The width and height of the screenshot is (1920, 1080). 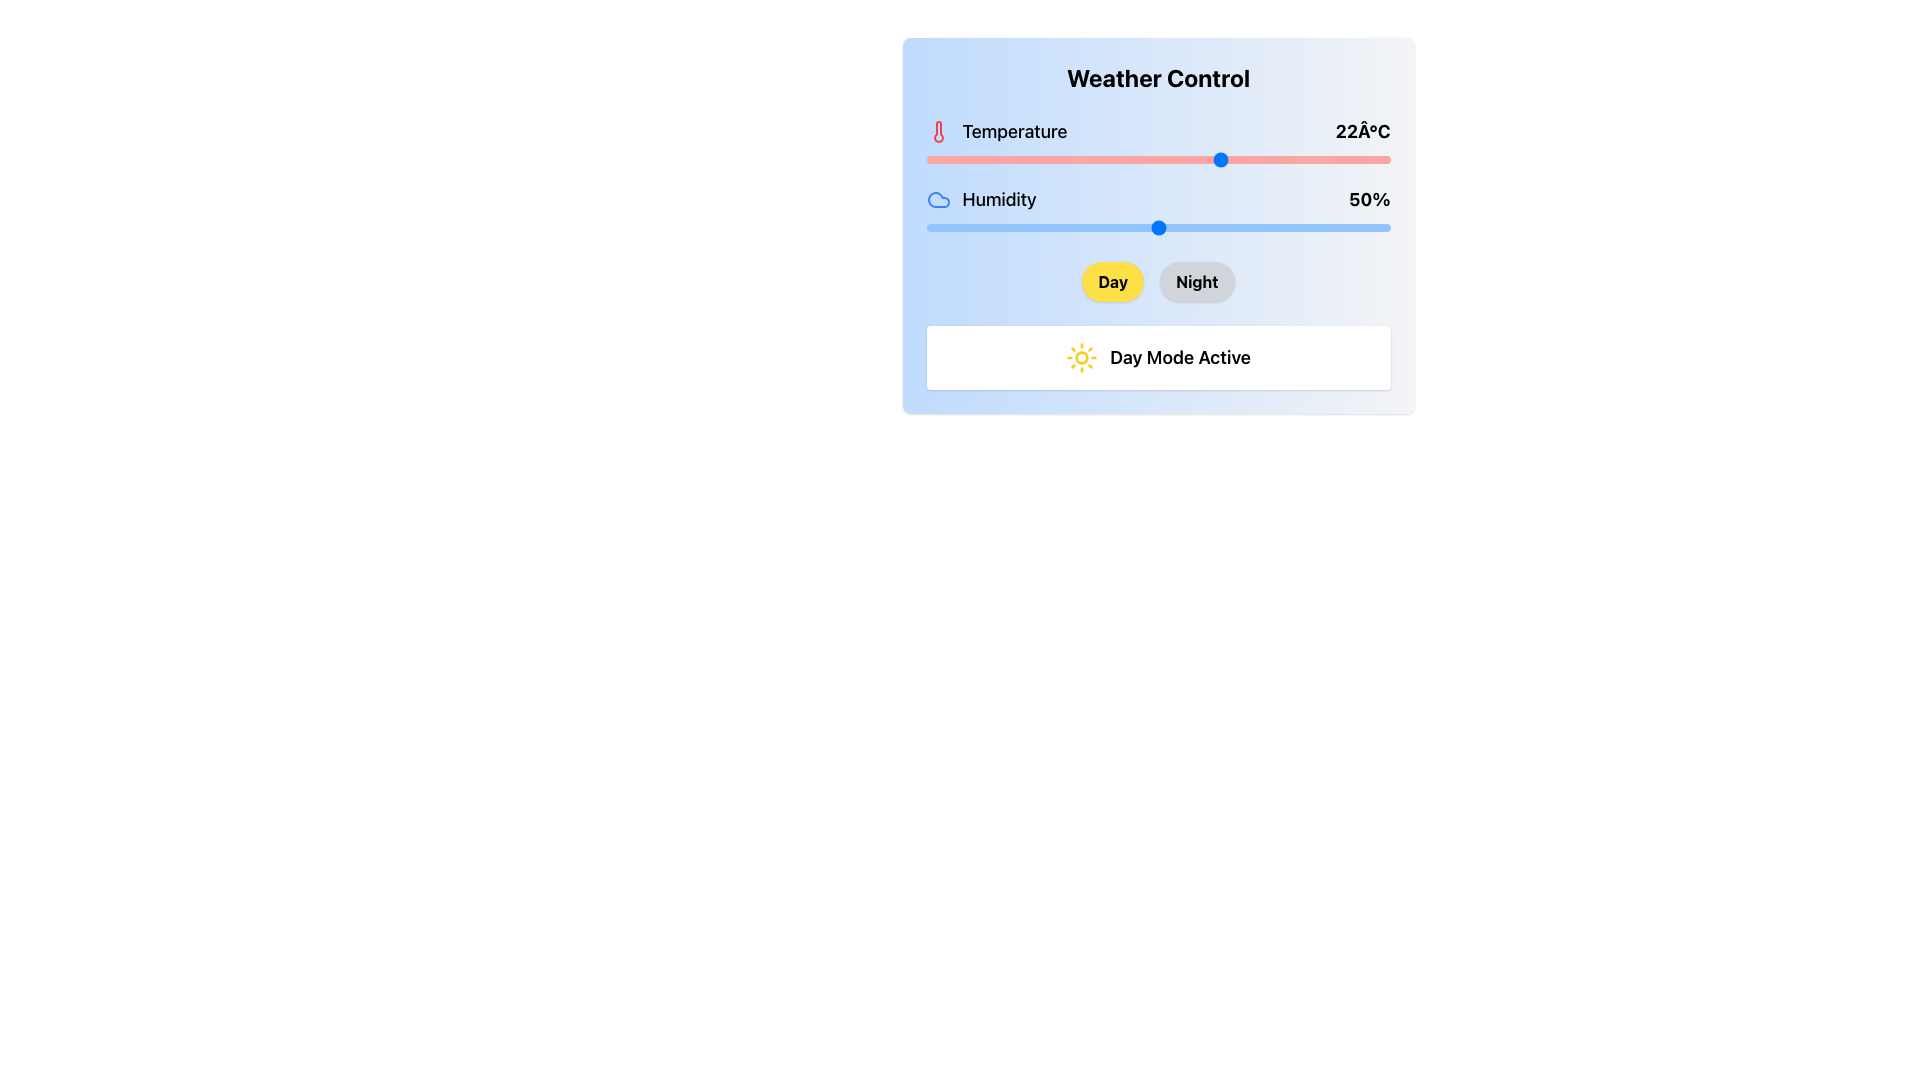 I want to click on the stylized sun icon, which is a yellow circular icon with radiating lines, positioned to the left of the 'Day Mode Active' text within a white card area, so click(x=1081, y=357).